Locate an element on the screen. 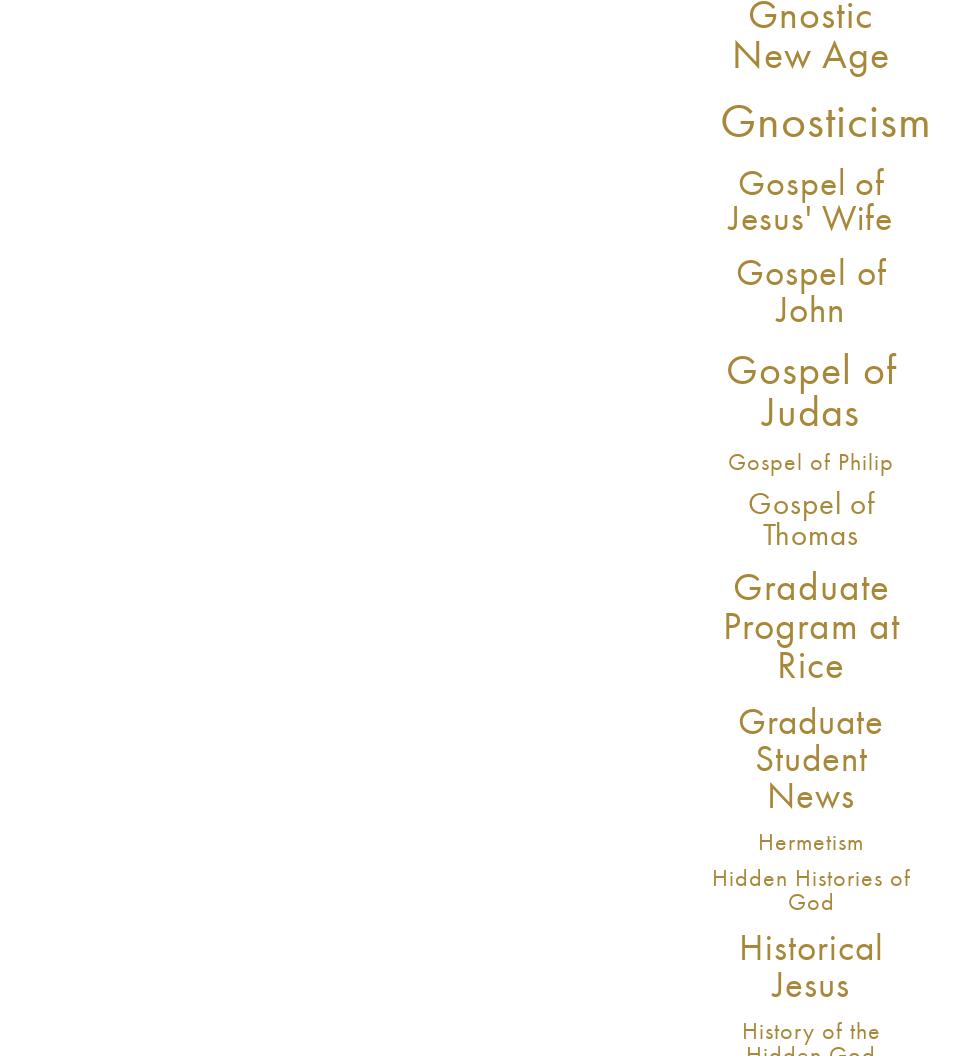  'Hermetism' is located at coordinates (757, 840).